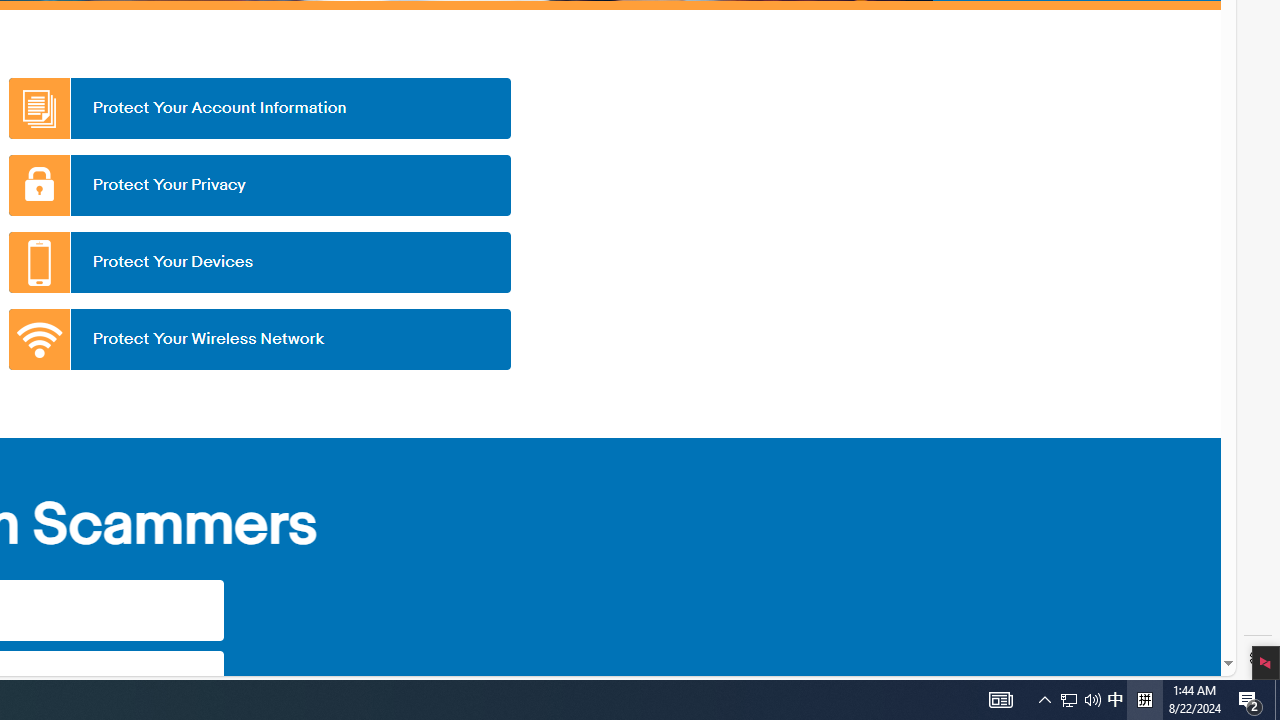  What do you see at coordinates (258, 261) in the screenshot?
I see `'Protect Your Devices'` at bounding box center [258, 261].